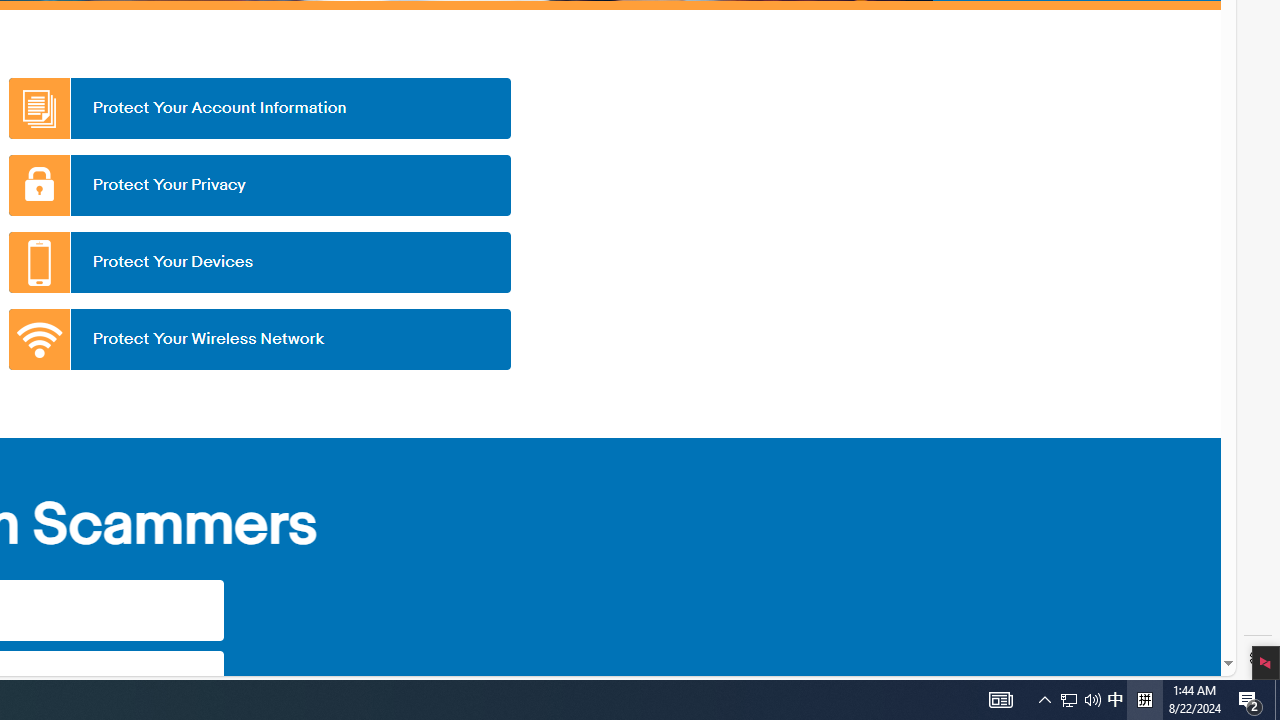  What do you see at coordinates (258, 261) in the screenshot?
I see `'Protect Your Devices'` at bounding box center [258, 261].